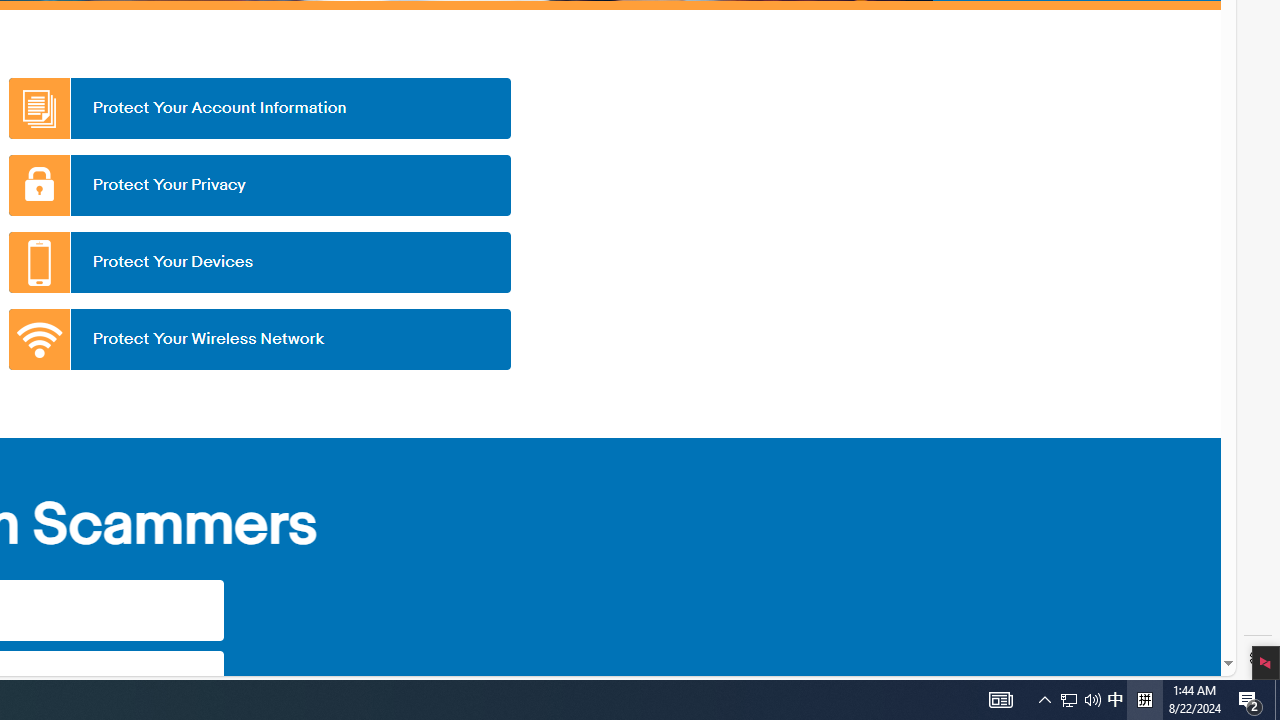  What do you see at coordinates (258, 261) in the screenshot?
I see `'Protect Your Devices'` at bounding box center [258, 261].